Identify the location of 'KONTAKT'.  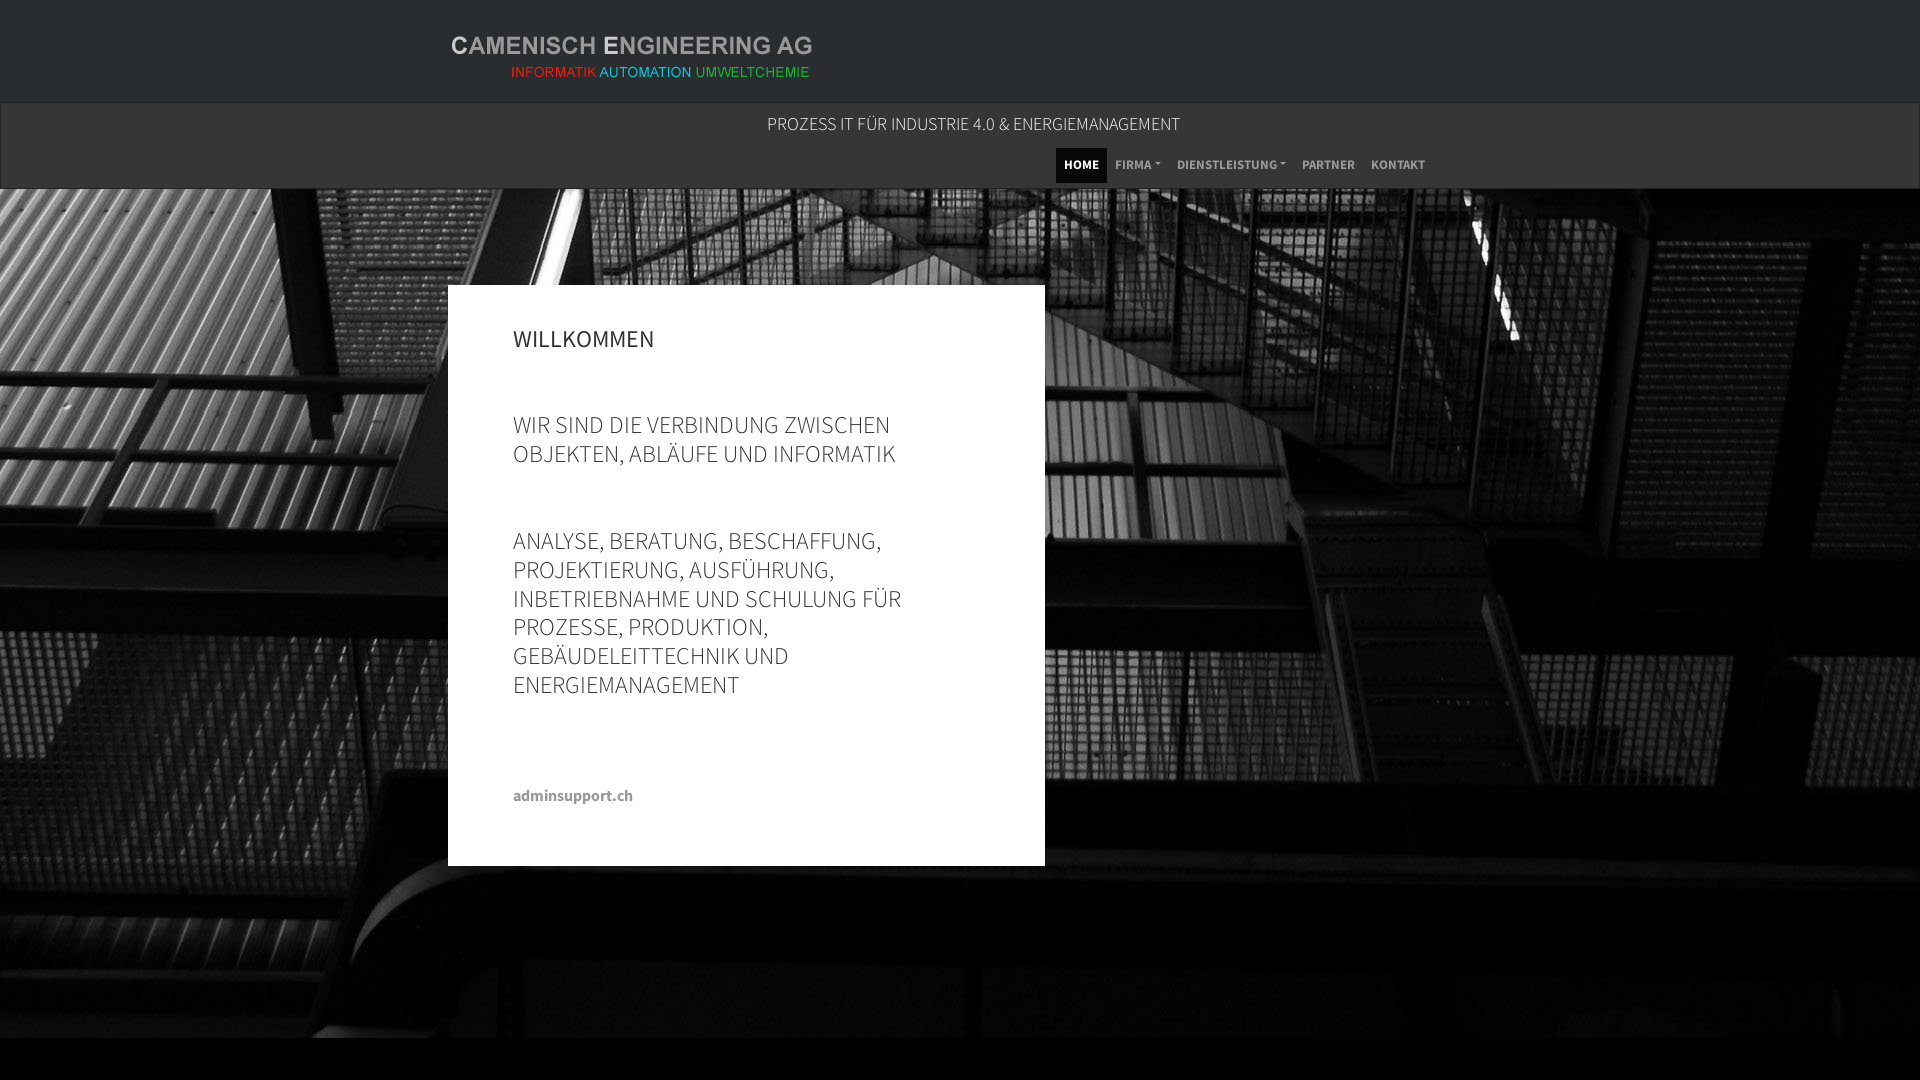
(1396, 164).